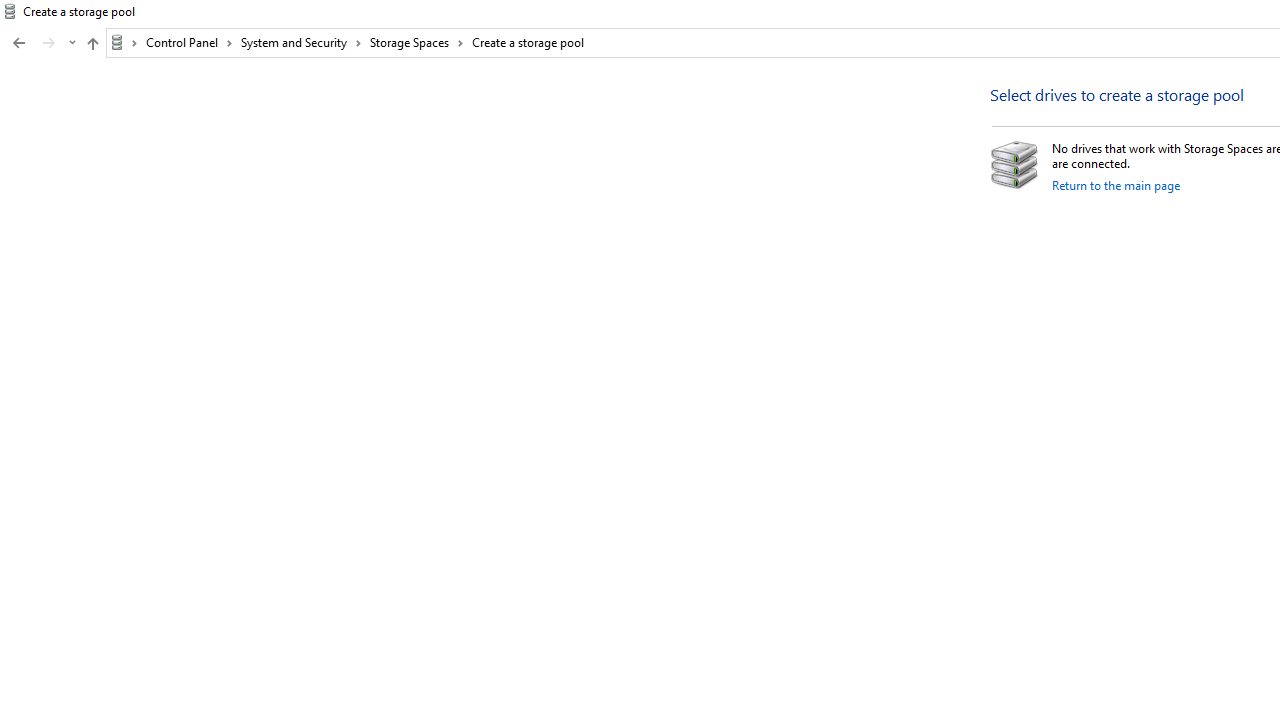 The width and height of the screenshot is (1280, 720). I want to click on 'Navigation buttons', so click(42, 43).